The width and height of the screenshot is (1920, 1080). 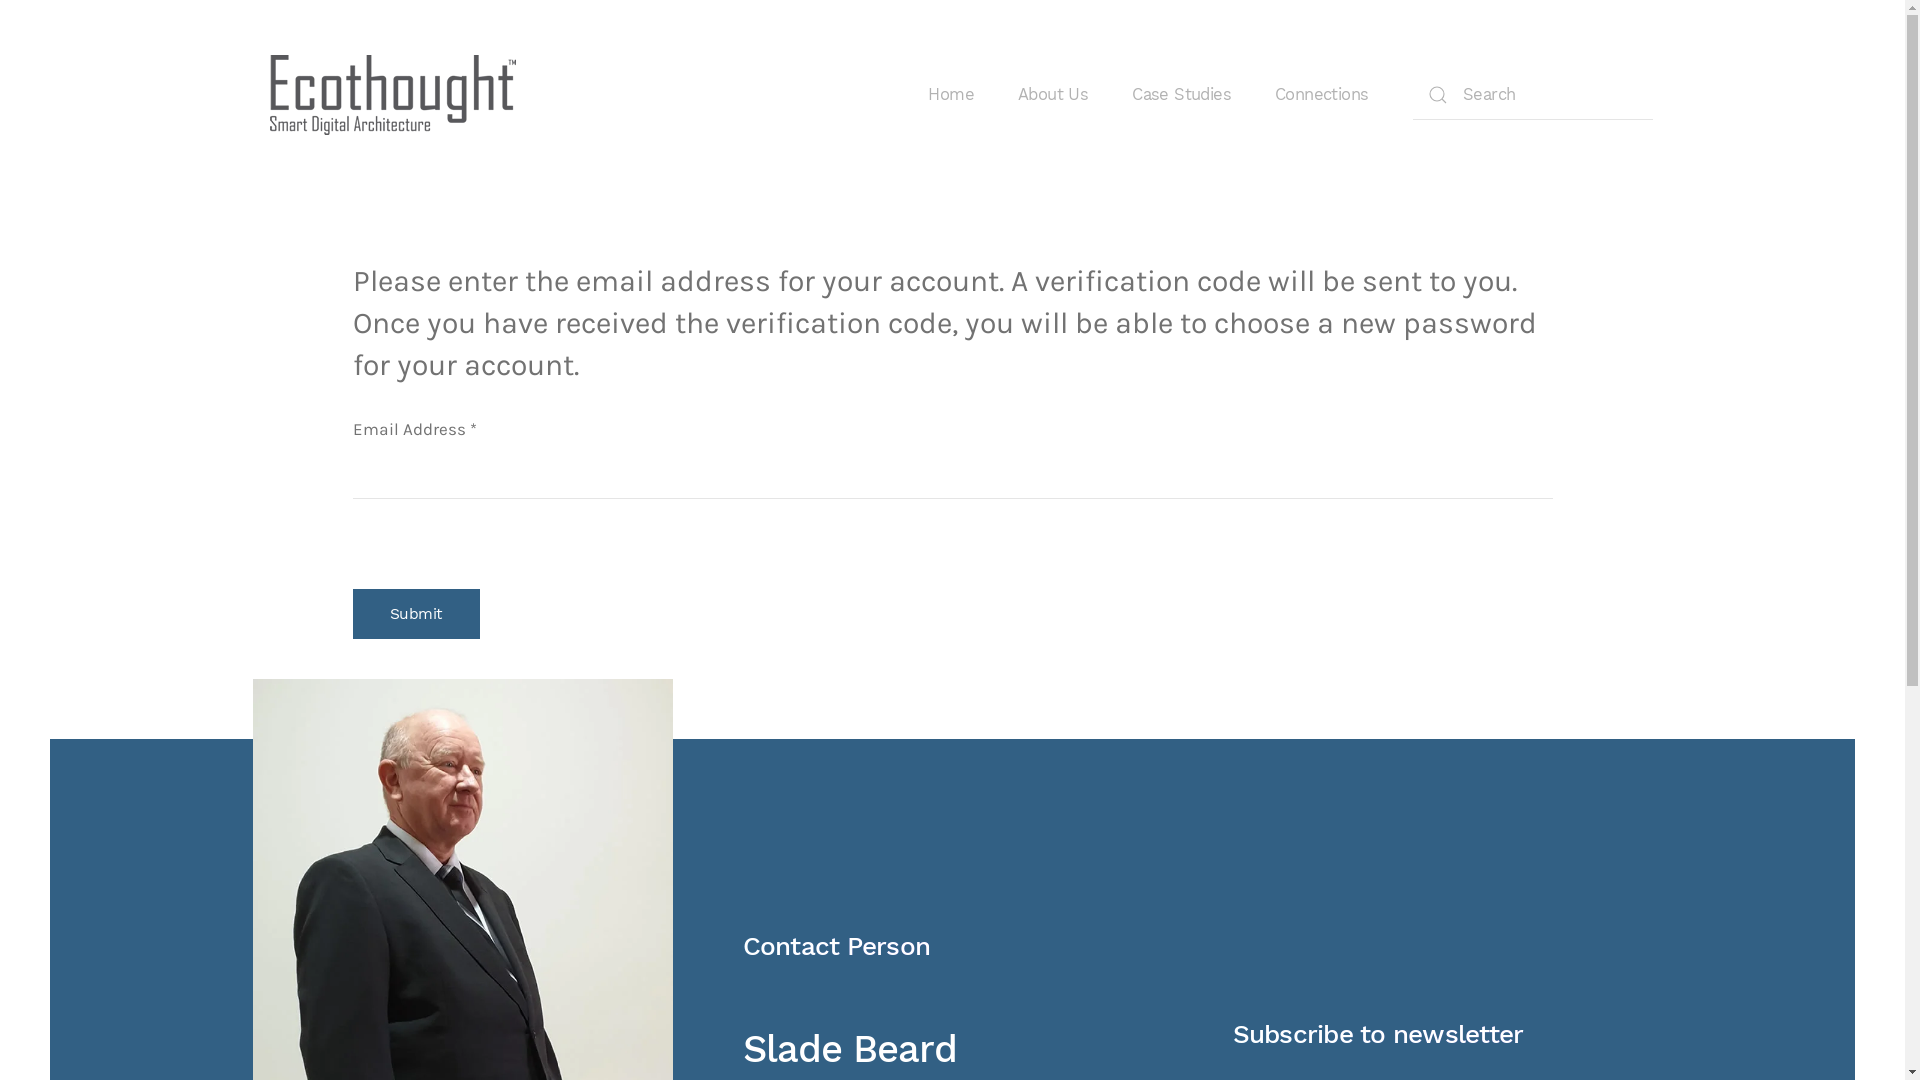 I want to click on 'Slade Beard', so click(x=849, y=1047).